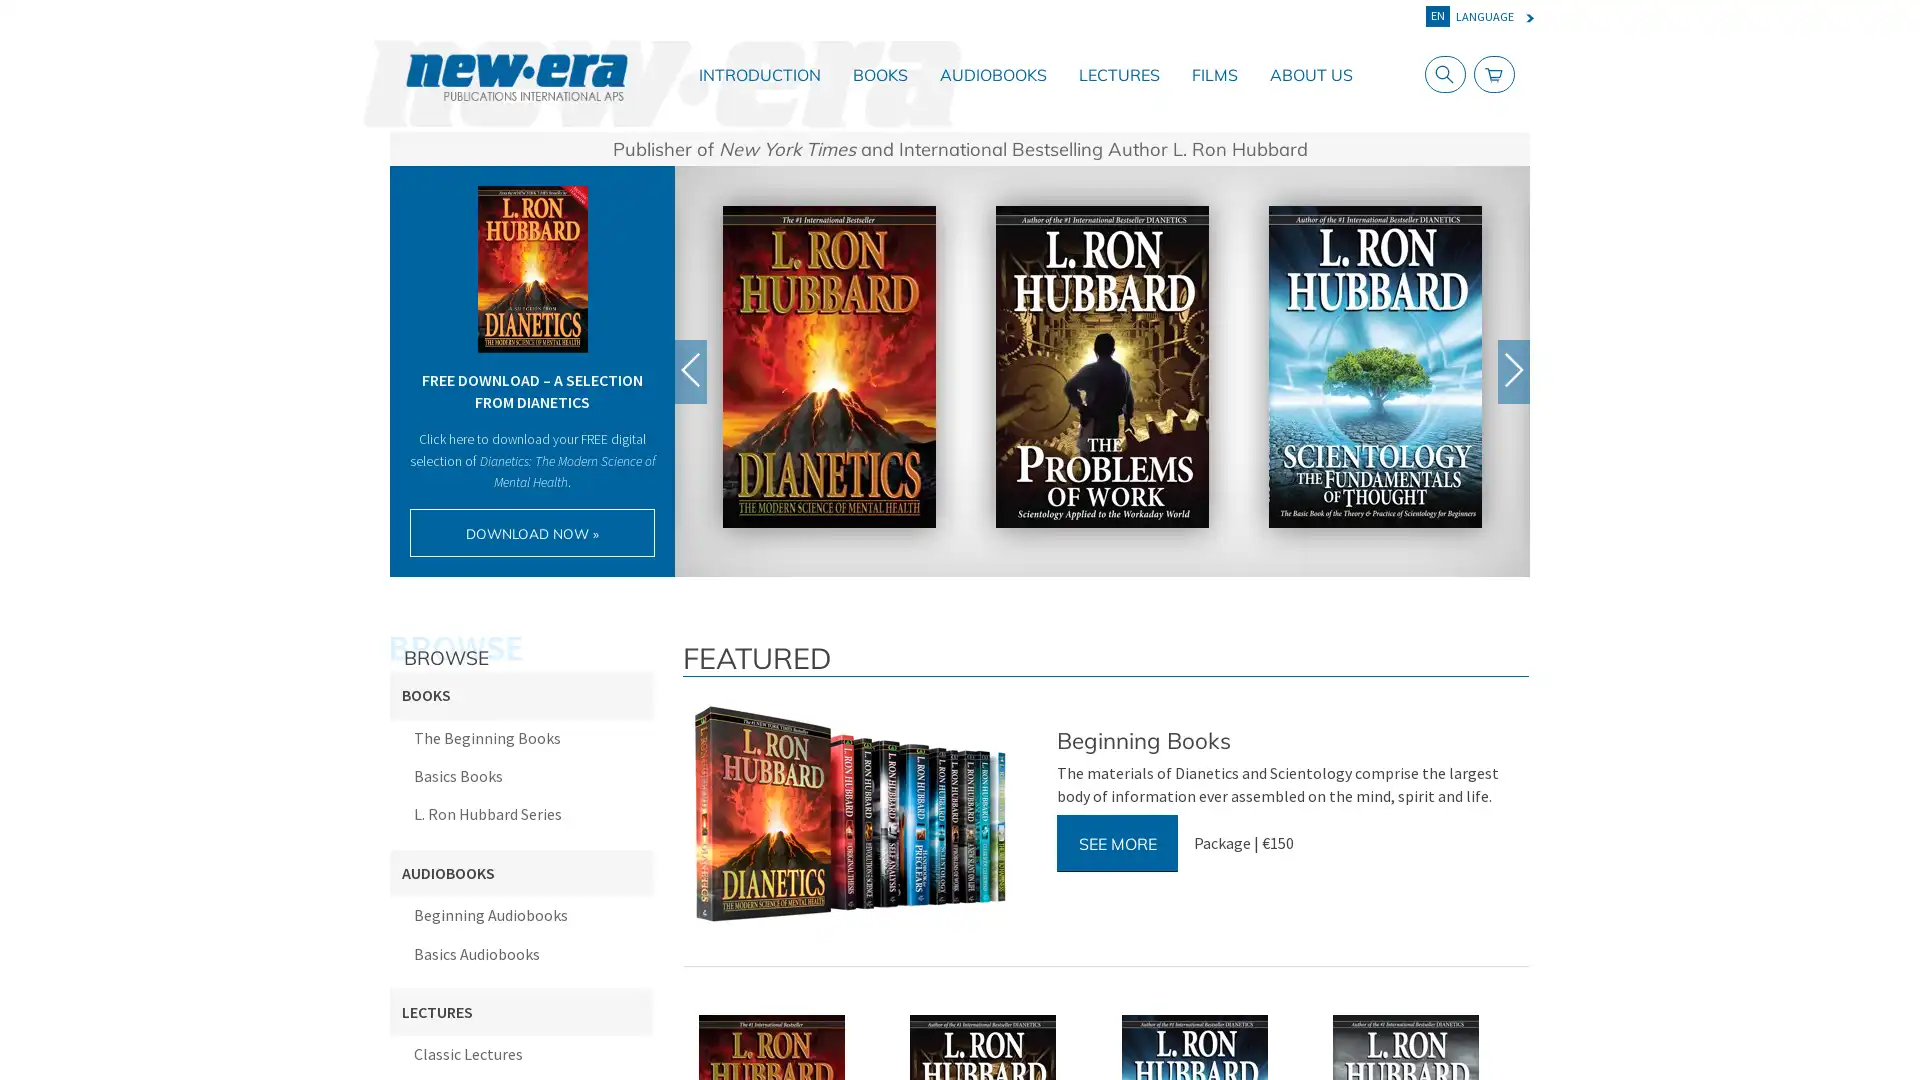 Image resolution: width=1920 pixels, height=1080 pixels. I want to click on Previous slide, so click(691, 370).